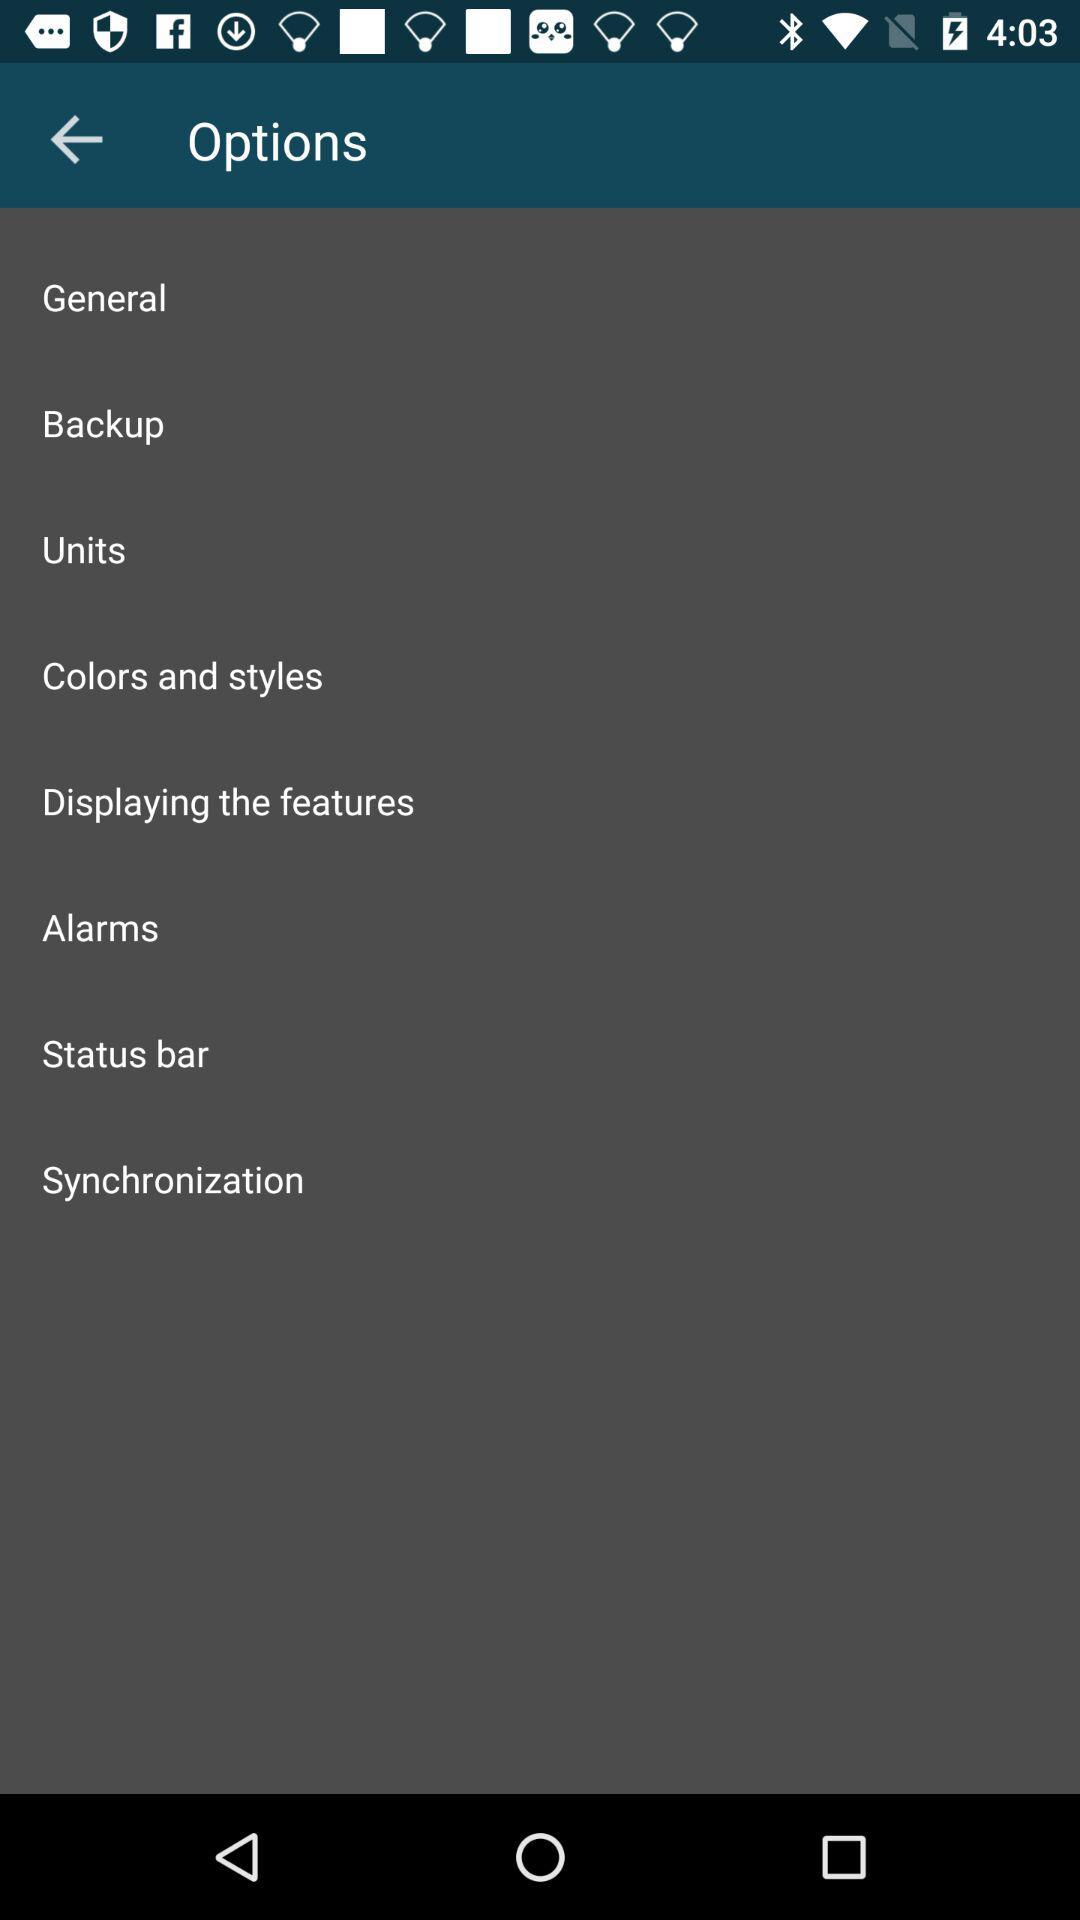 The width and height of the screenshot is (1080, 1920). I want to click on item above general, so click(75, 138).